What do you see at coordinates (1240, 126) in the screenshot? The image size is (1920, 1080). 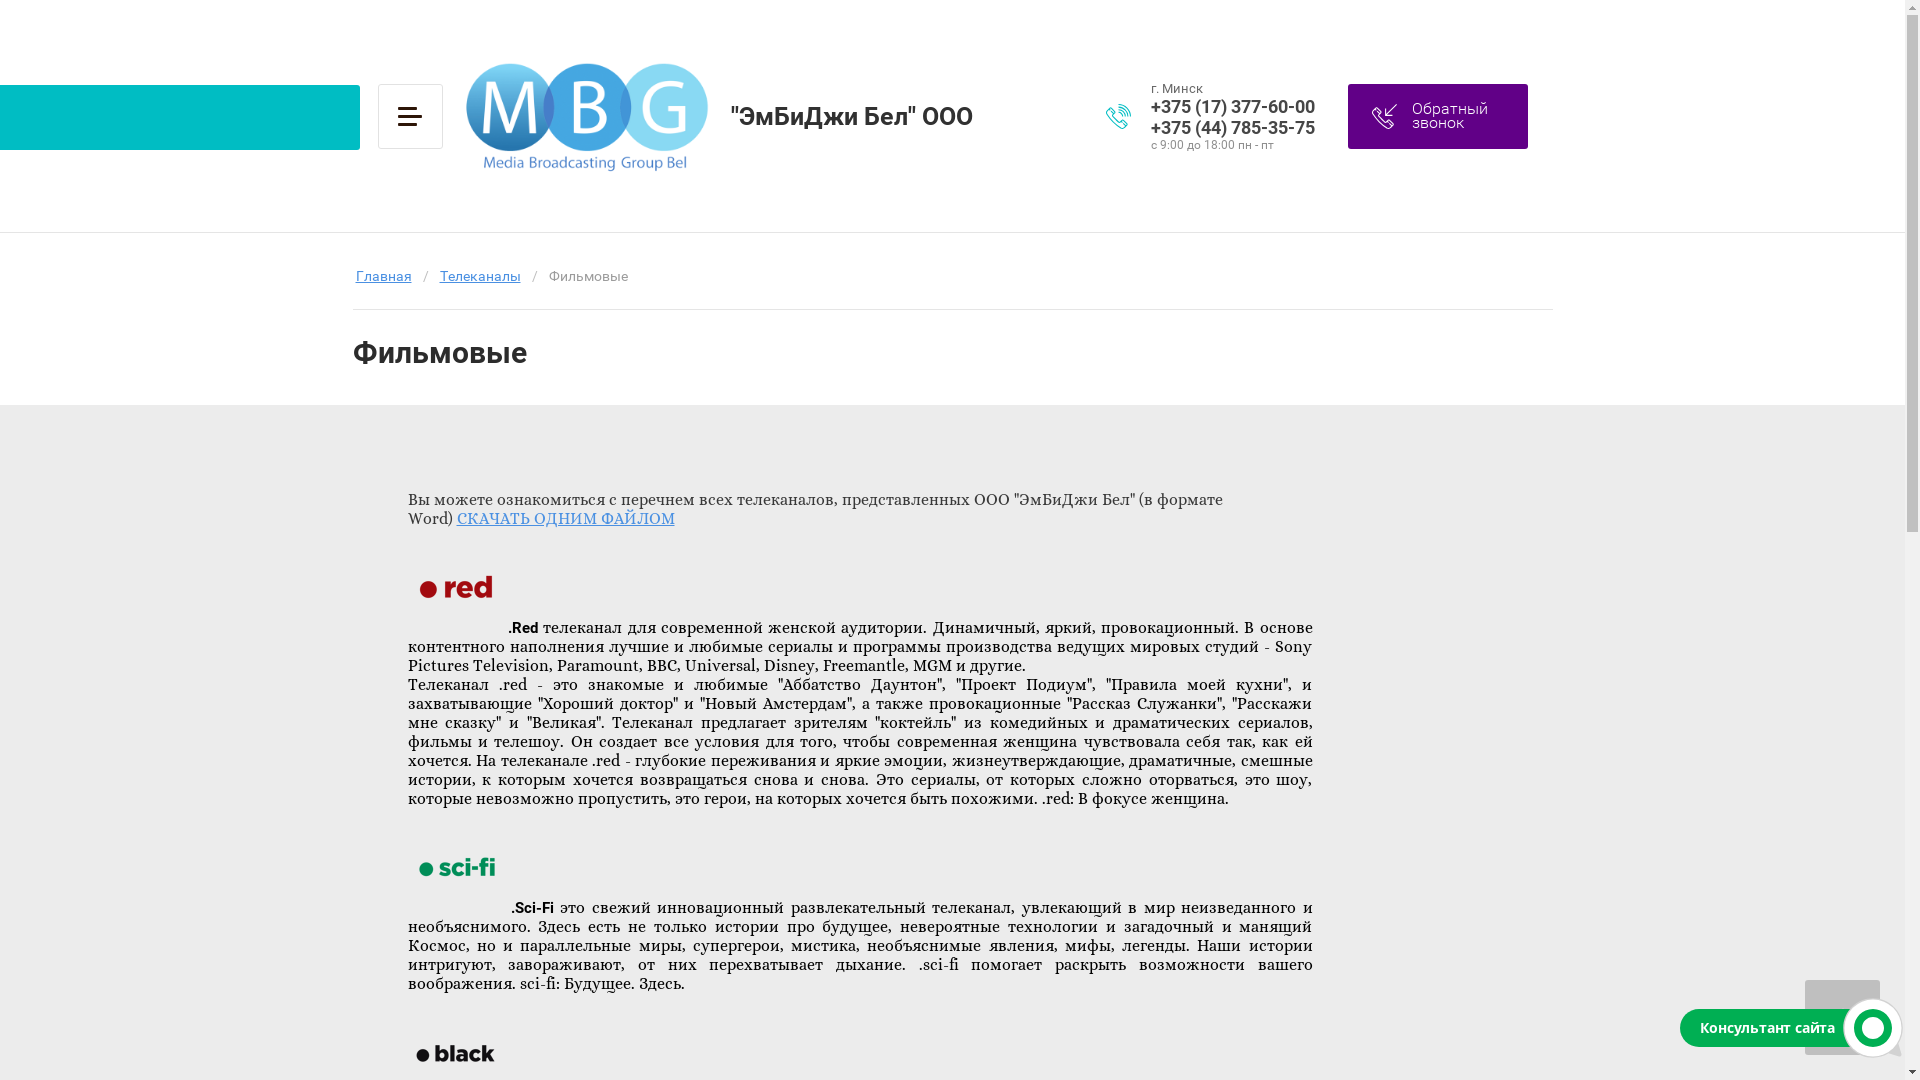 I see `'+375 (44) 785-35-75'` at bounding box center [1240, 126].